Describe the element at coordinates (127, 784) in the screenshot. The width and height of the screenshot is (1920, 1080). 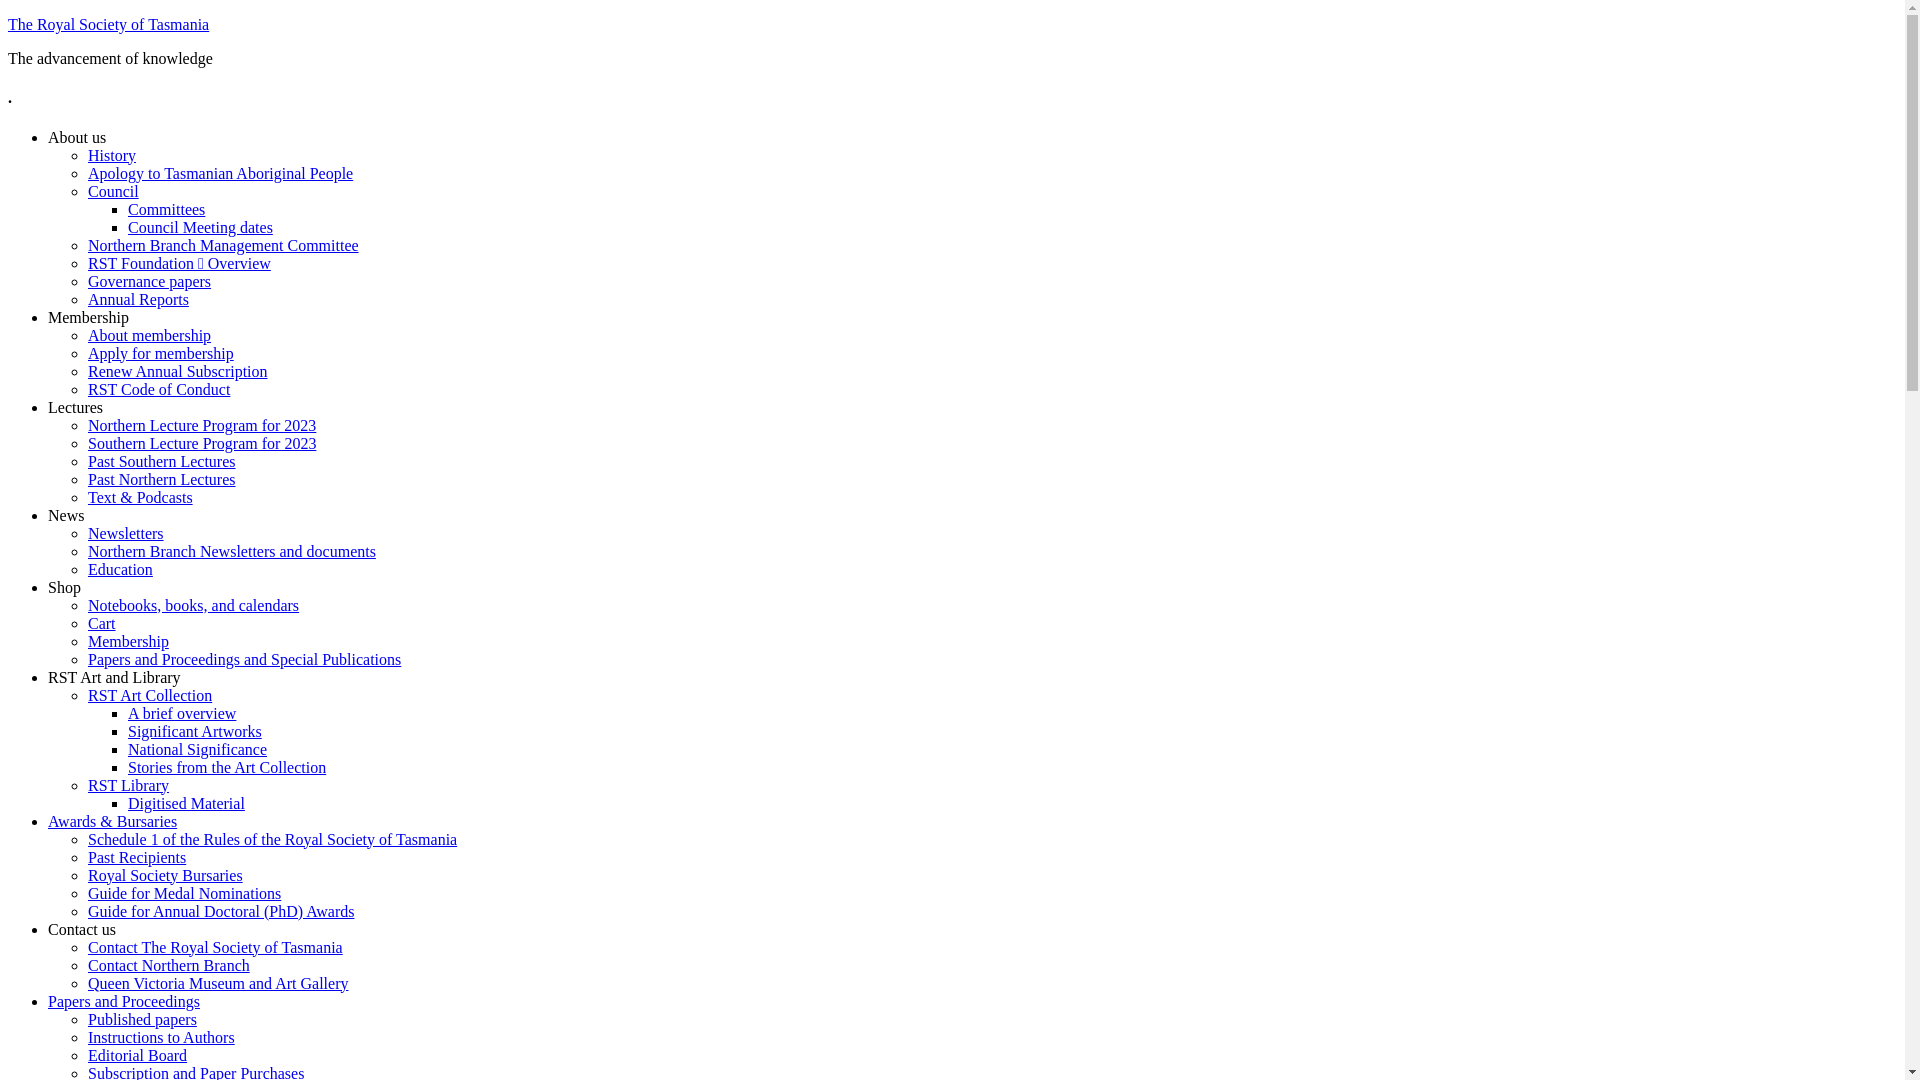
I see `'RST Library'` at that location.